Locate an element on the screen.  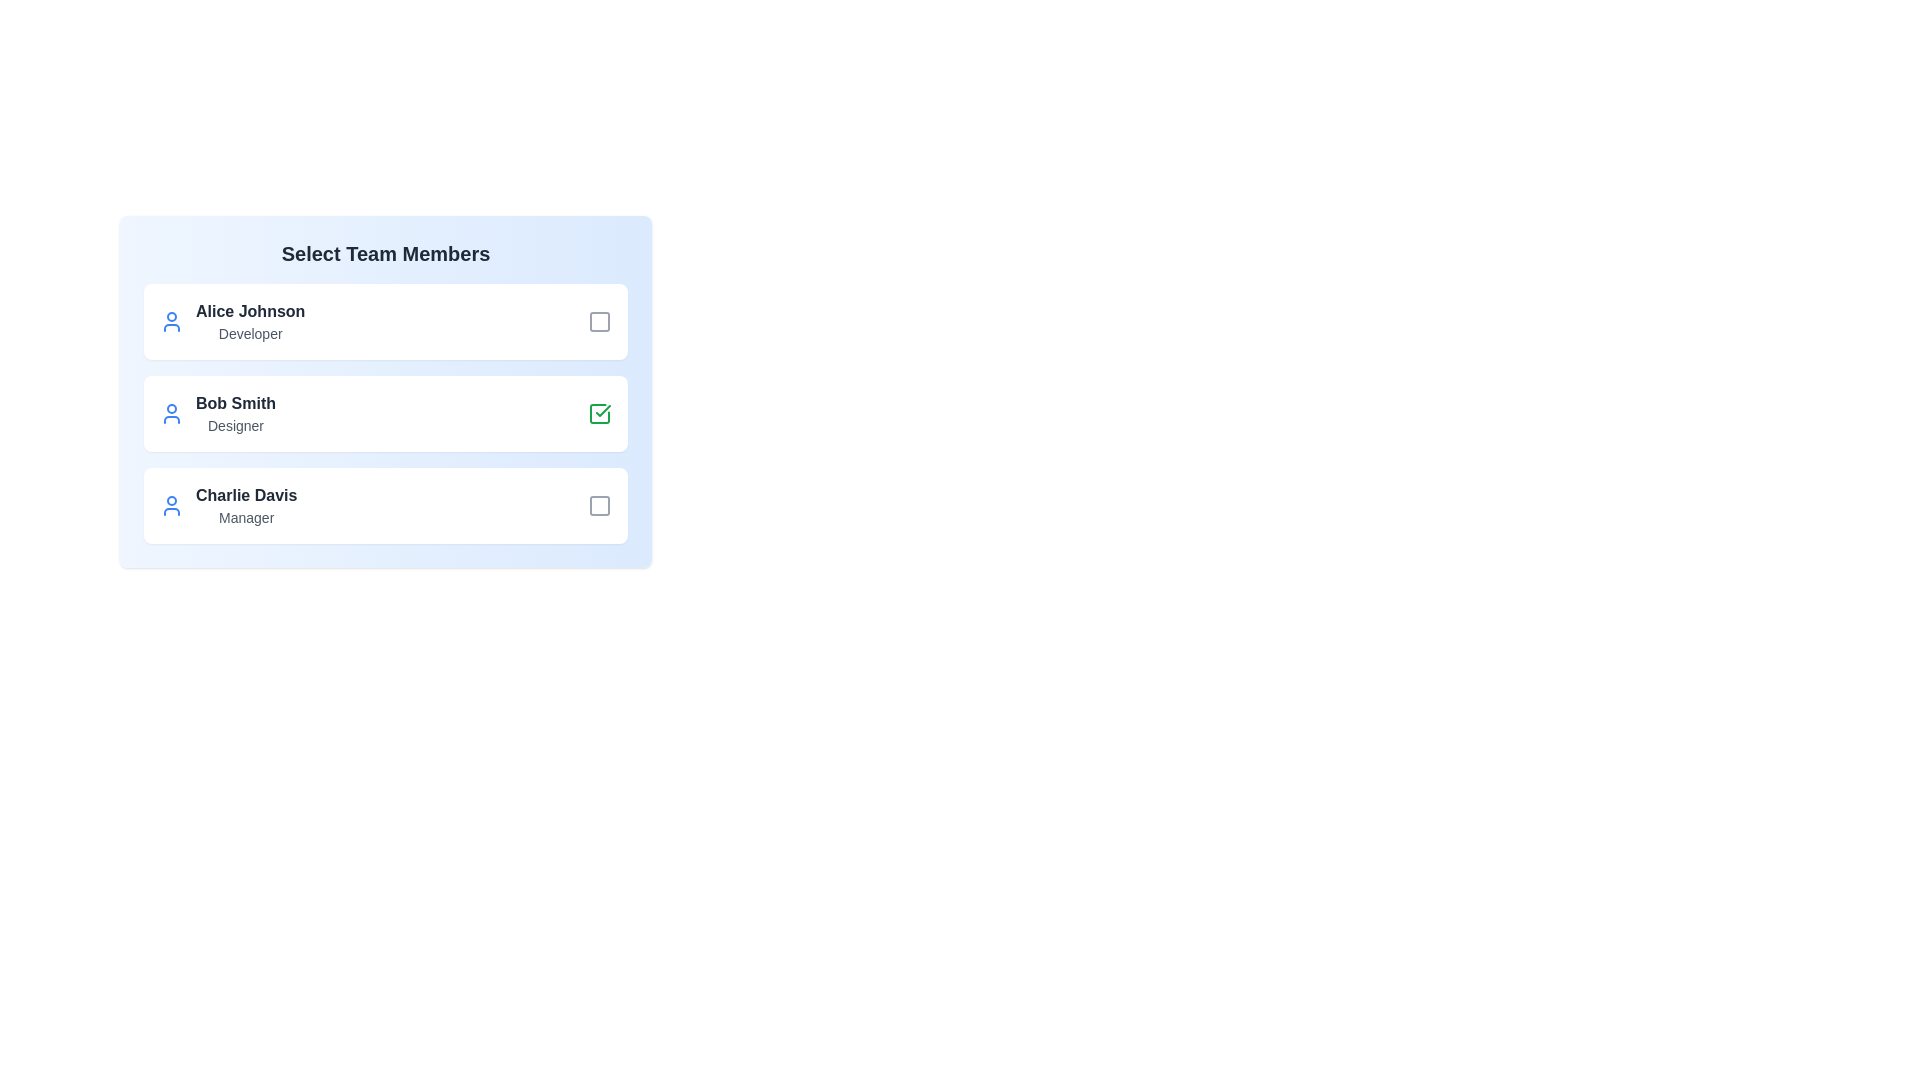
the card of team member Alice Johnson is located at coordinates (385, 320).